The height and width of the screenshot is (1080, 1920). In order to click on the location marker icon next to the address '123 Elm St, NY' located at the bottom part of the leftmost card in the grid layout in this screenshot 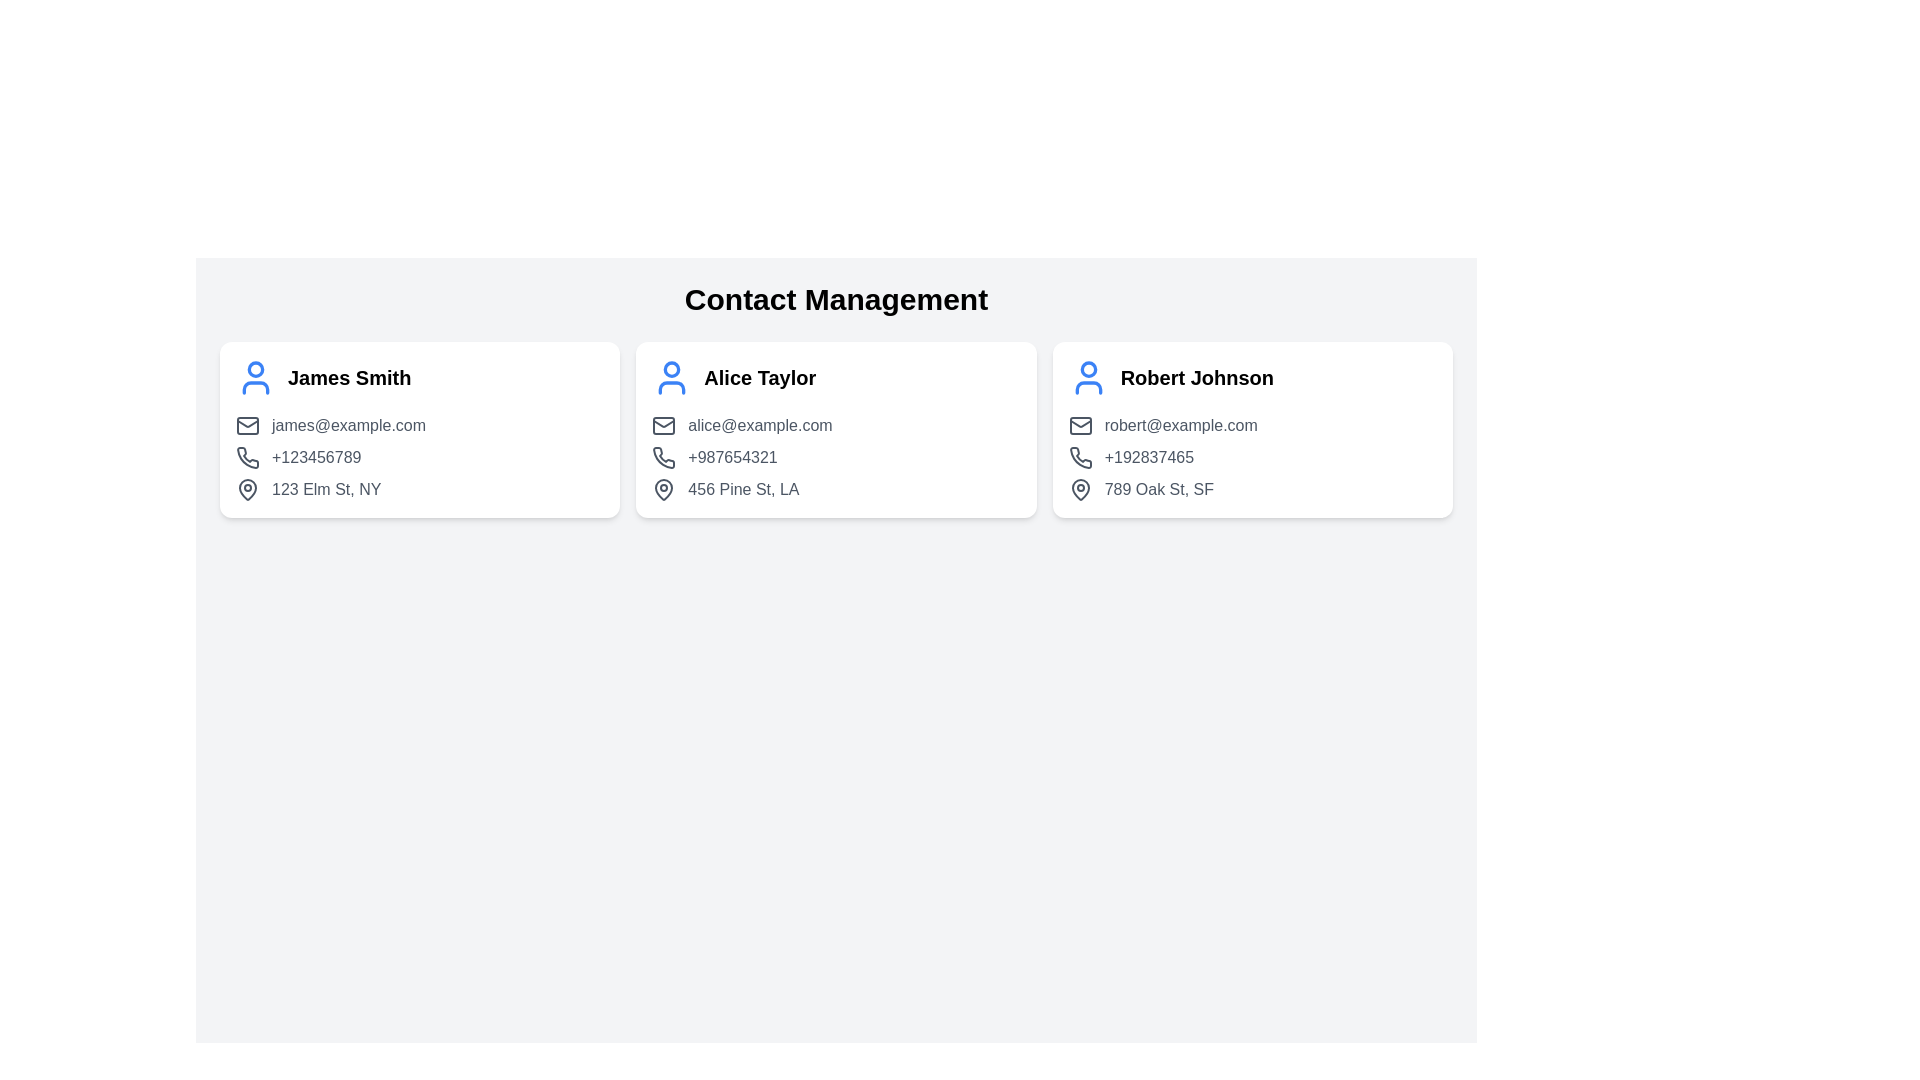, I will do `click(247, 489)`.